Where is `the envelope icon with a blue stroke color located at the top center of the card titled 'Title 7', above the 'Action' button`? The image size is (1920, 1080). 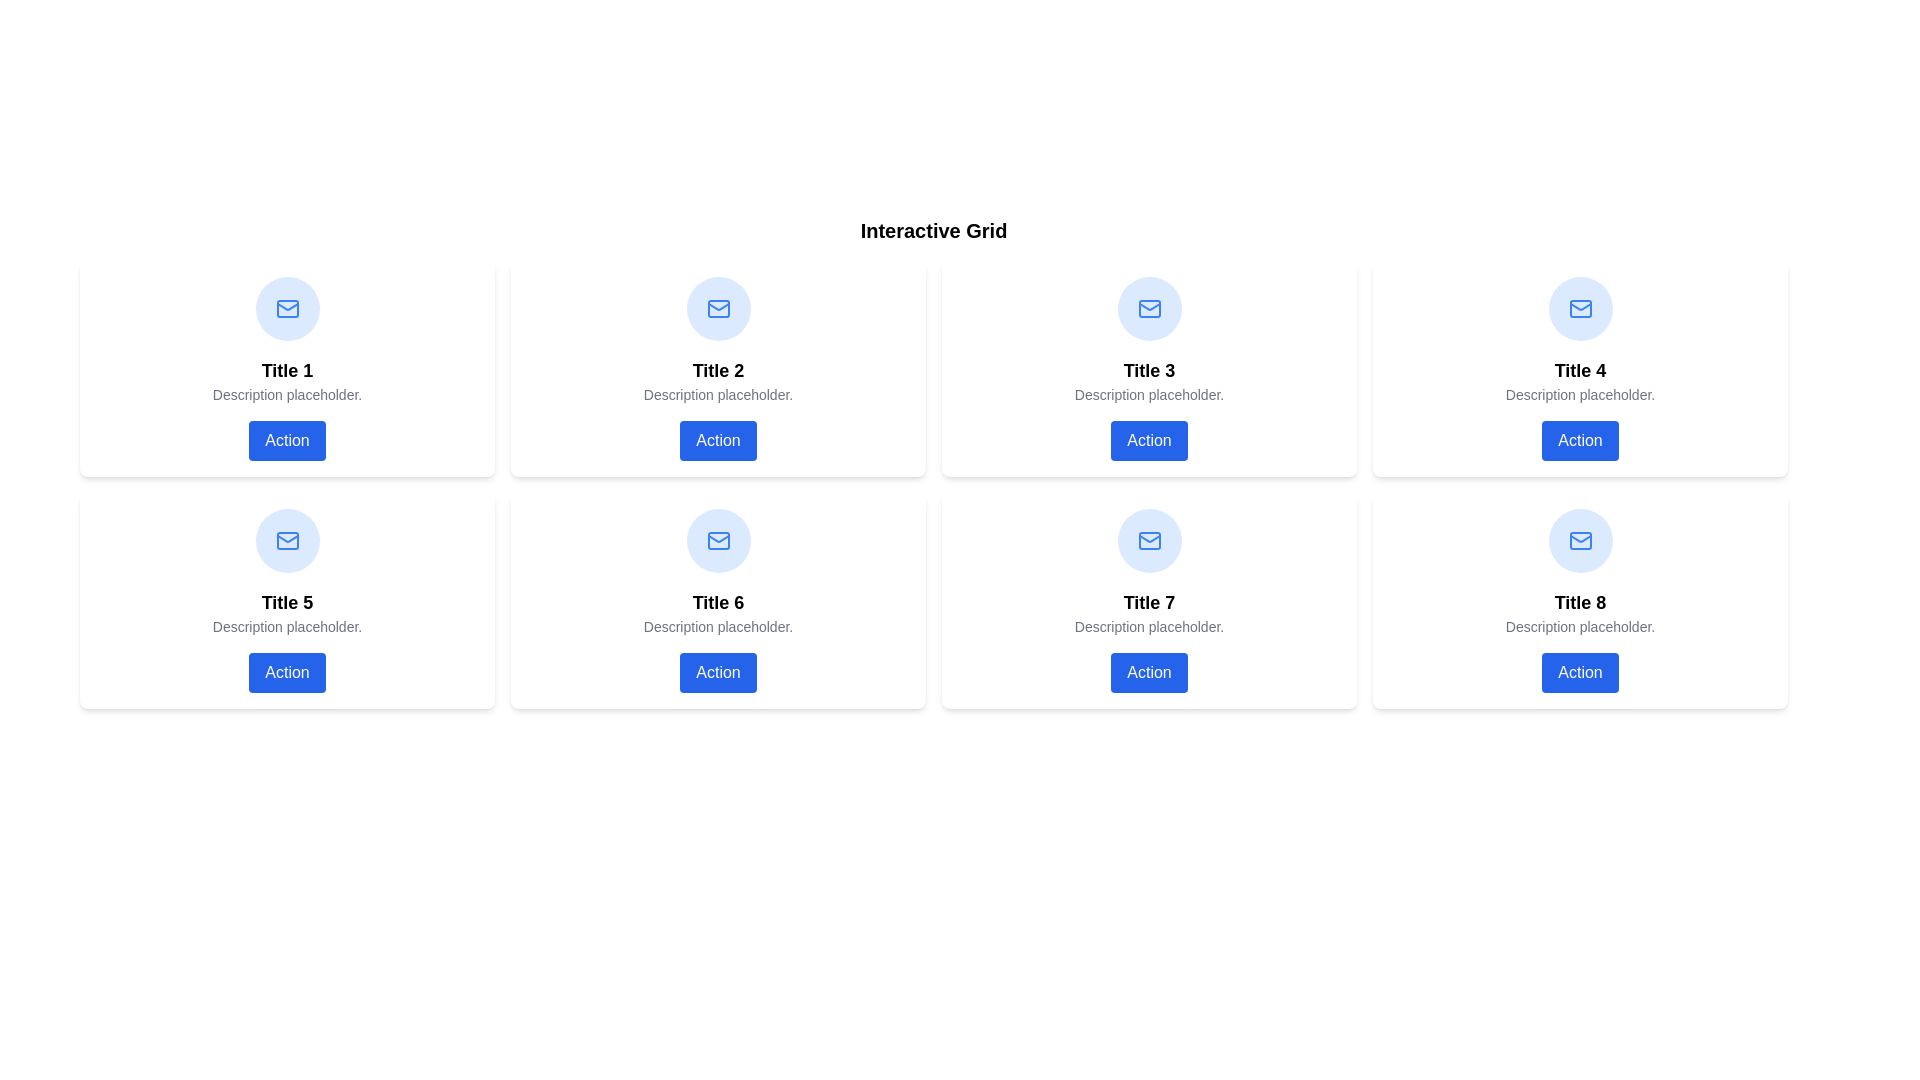 the envelope icon with a blue stroke color located at the top center of the card titled 'Title 7', above the 'Action' button is located at coordinates (1149, 540).